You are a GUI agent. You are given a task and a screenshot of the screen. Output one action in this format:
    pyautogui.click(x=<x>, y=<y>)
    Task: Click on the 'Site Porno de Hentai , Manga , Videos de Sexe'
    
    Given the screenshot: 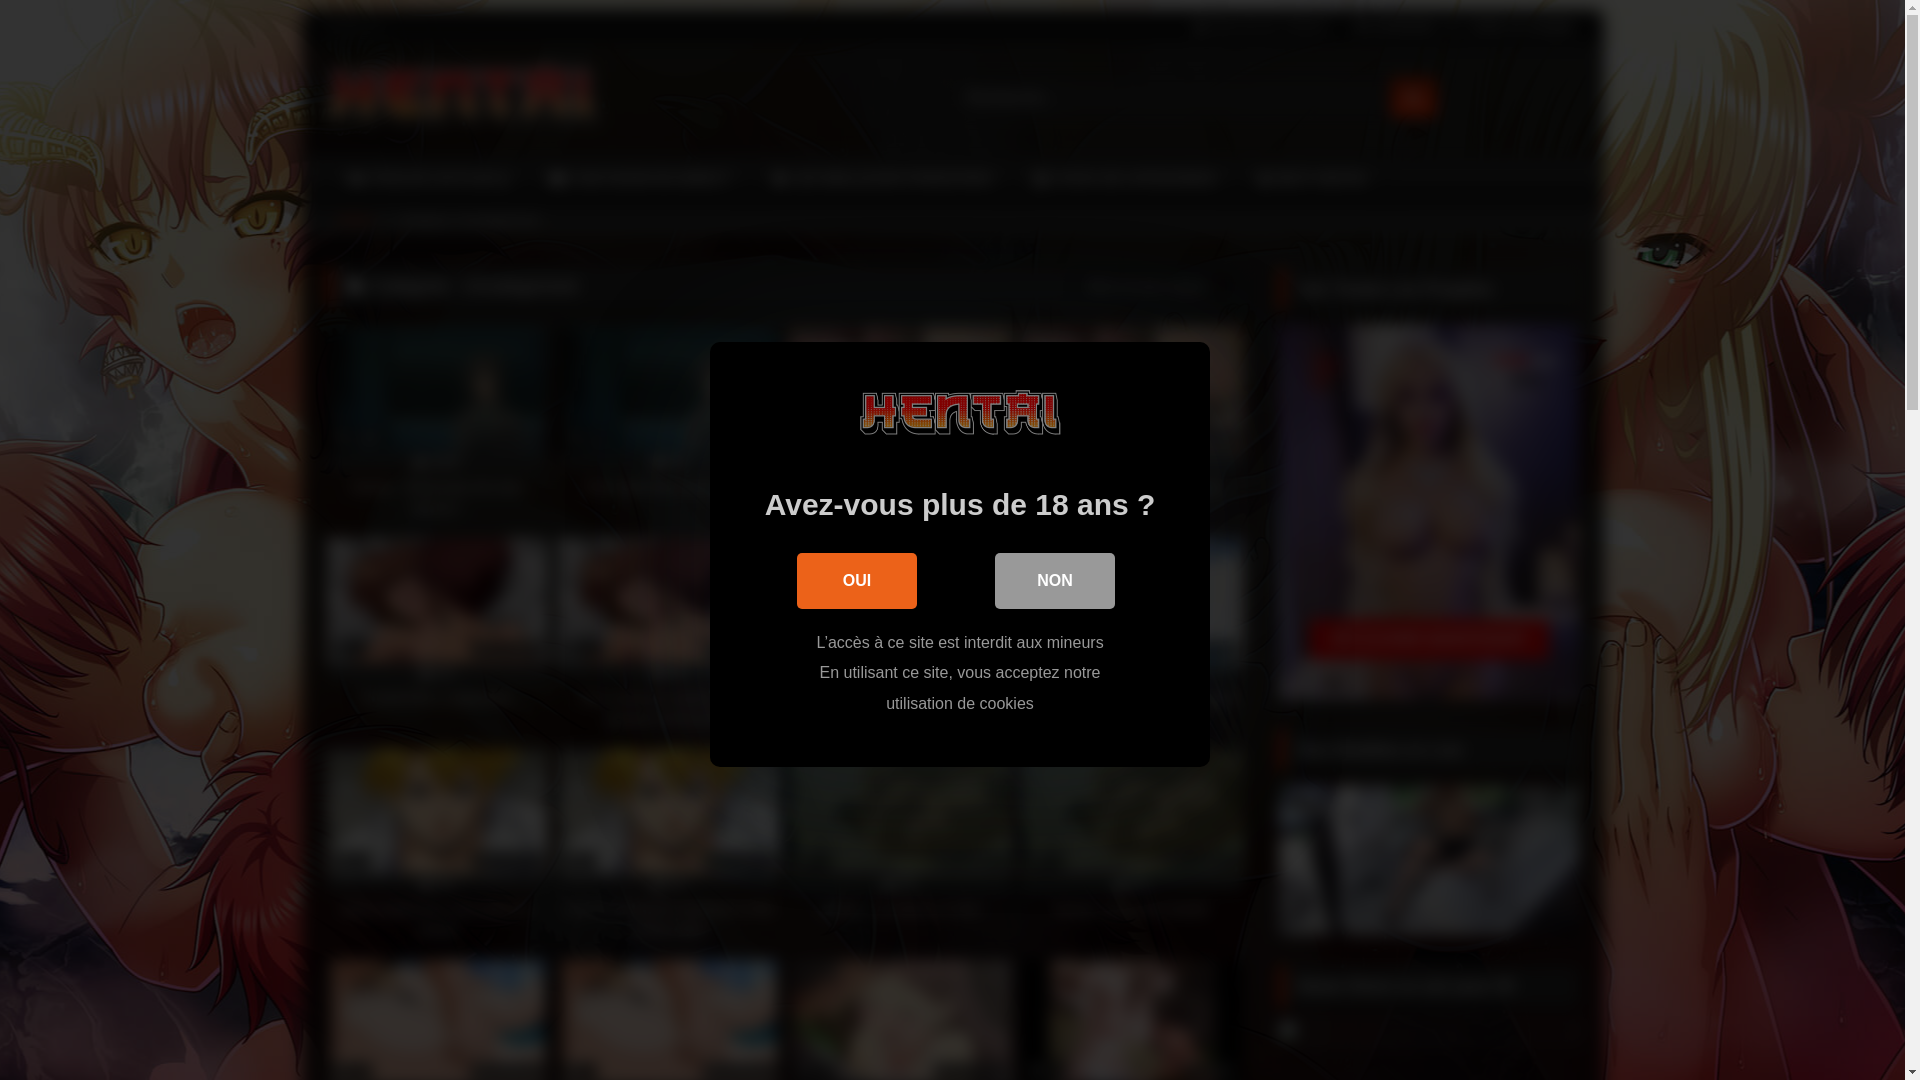 What is the action you would take?
    pyautogui.click(x=459, y=97)
    